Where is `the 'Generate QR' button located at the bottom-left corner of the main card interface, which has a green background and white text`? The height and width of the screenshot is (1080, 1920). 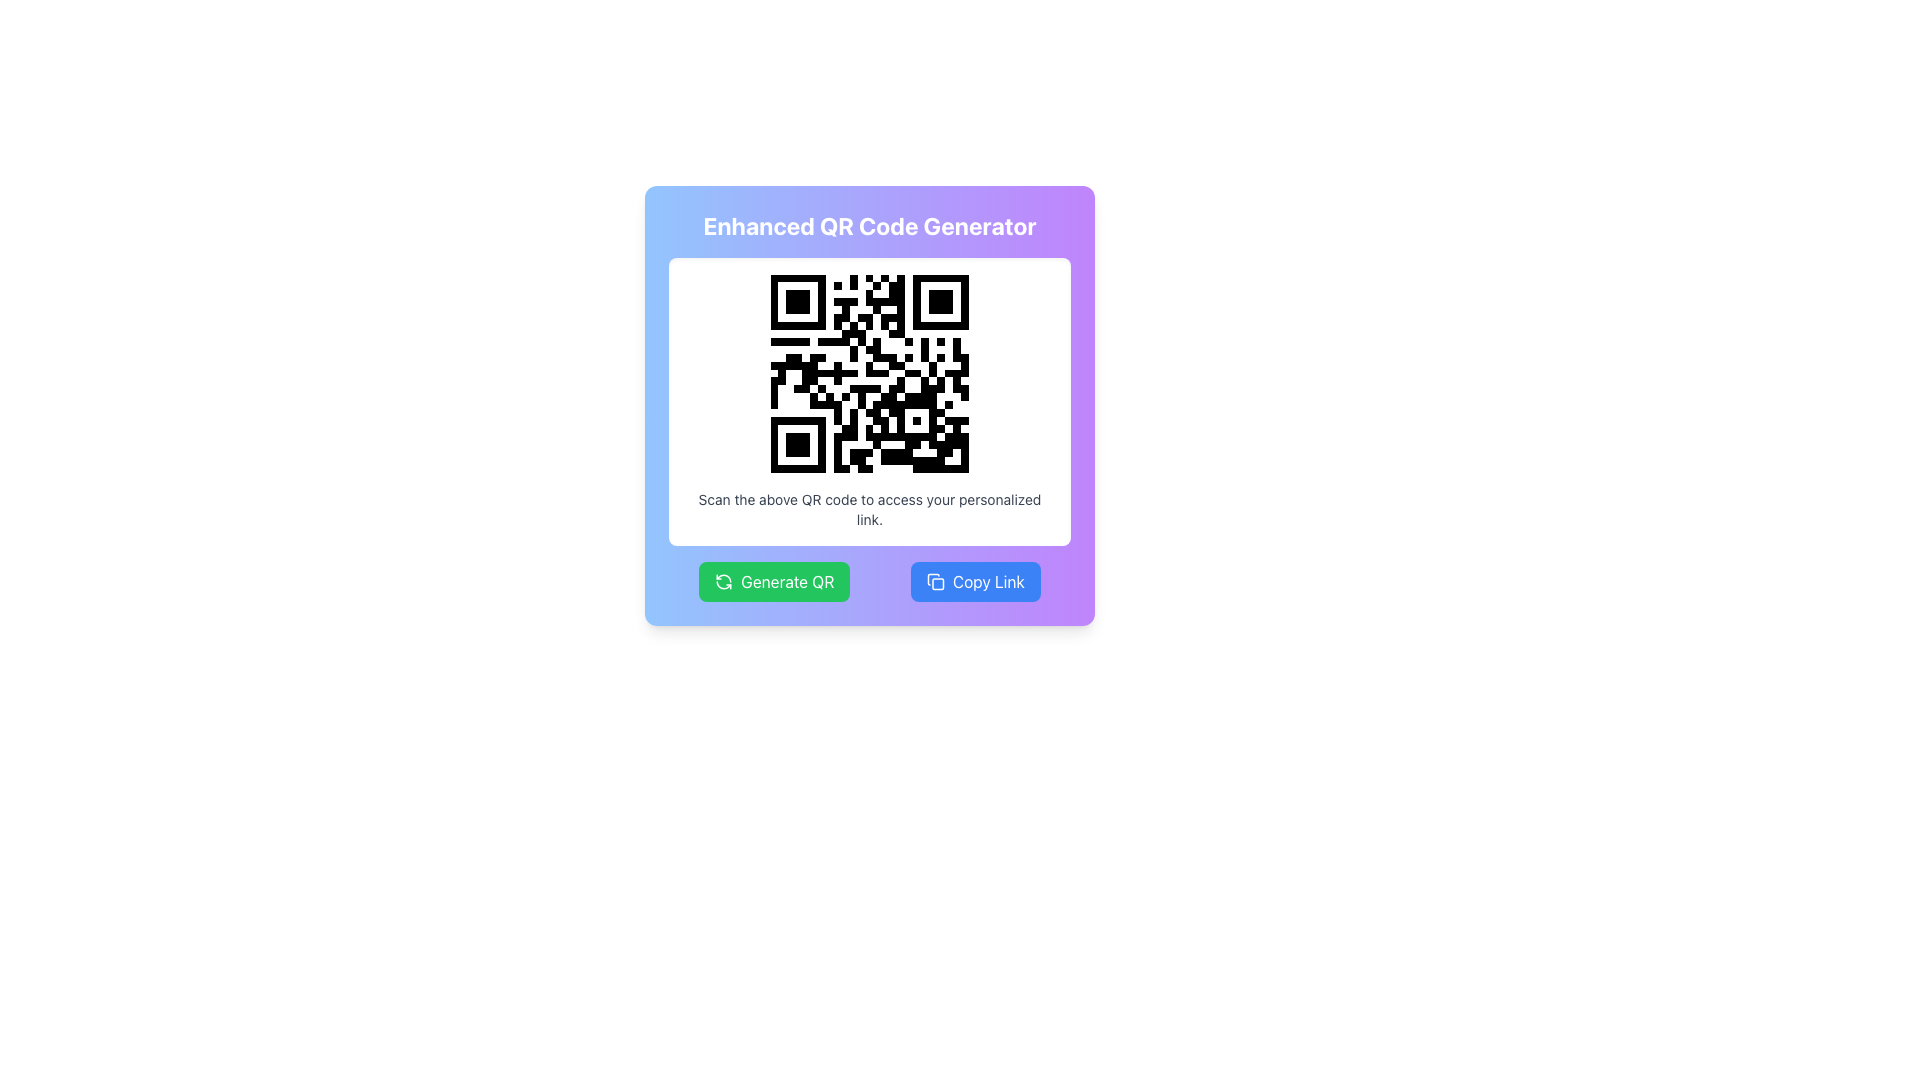 the 'Generate QR' button located at the bottom-left corner of the main card interface, which has a green background and white text is located at coordinates (786, 582).